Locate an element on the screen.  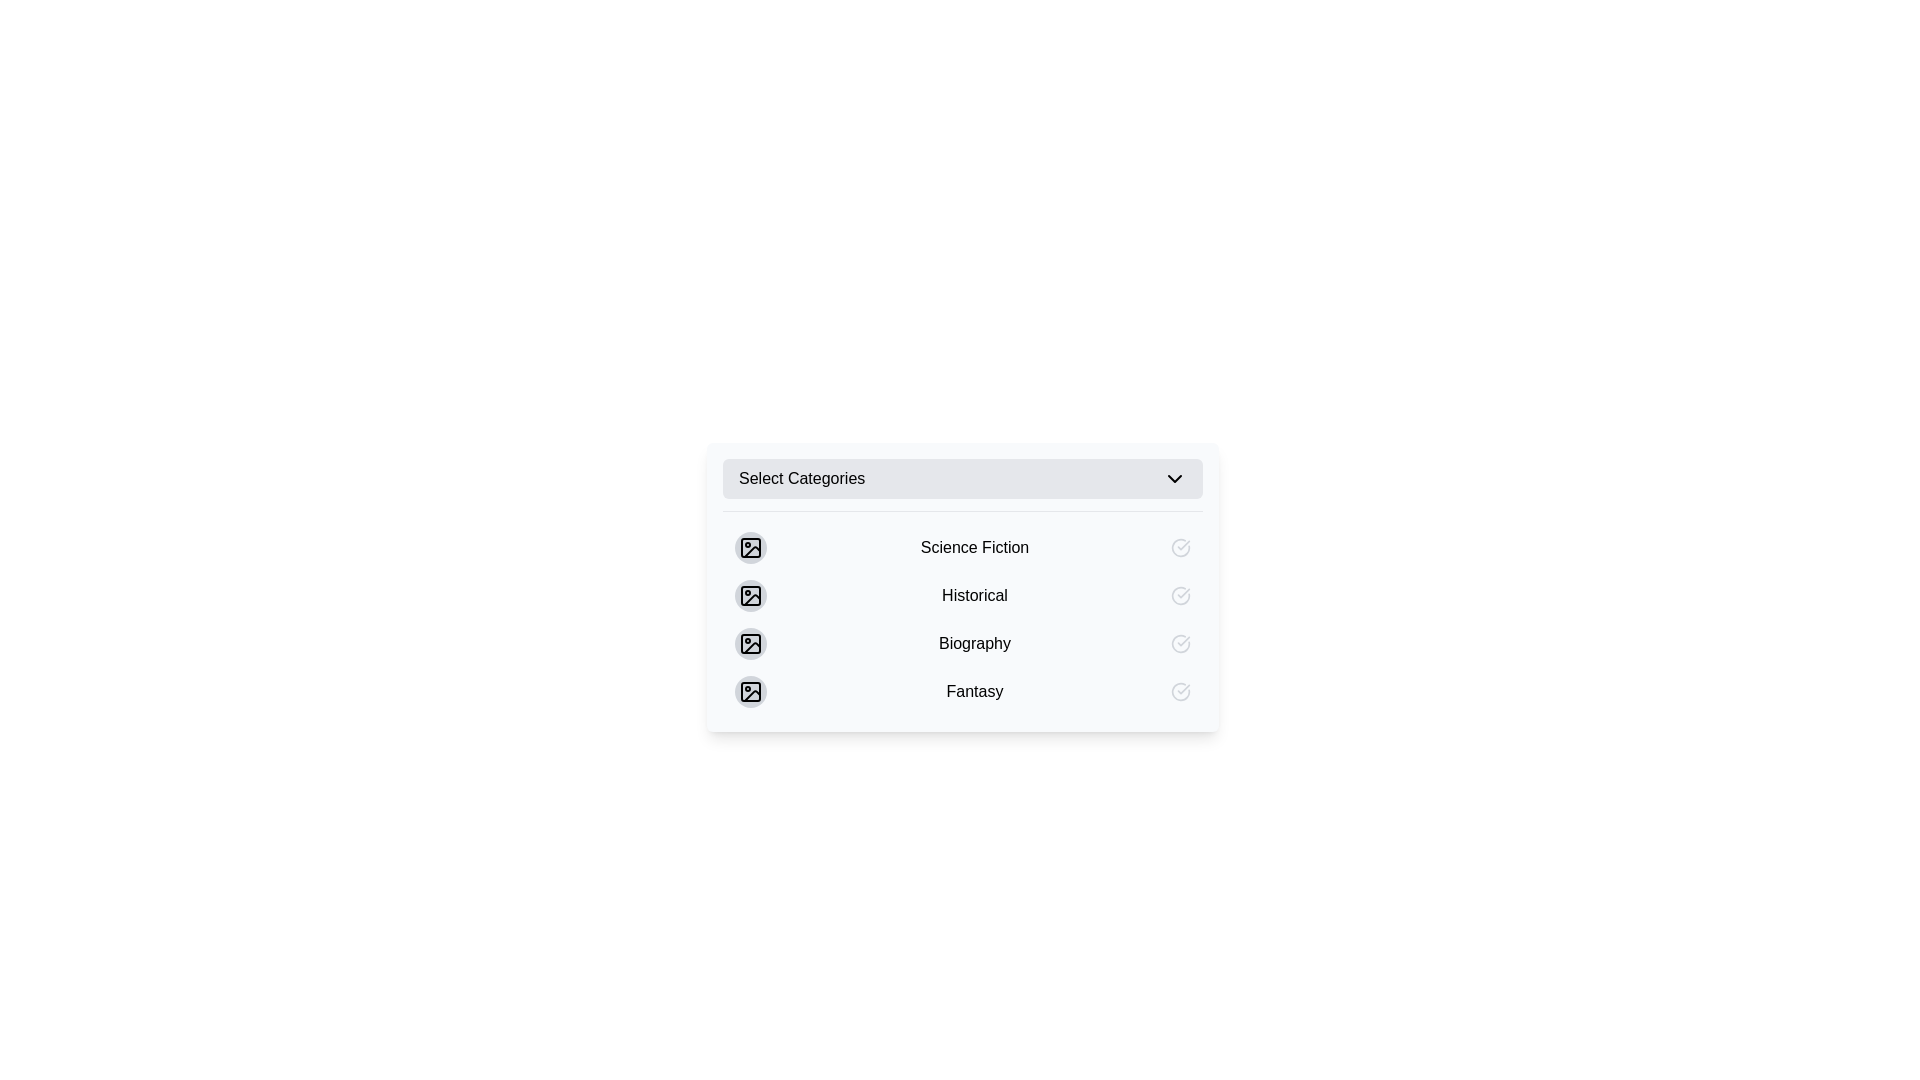
the dropdown menu labeled 'Select Categories' is located at coordinates (963, 478).